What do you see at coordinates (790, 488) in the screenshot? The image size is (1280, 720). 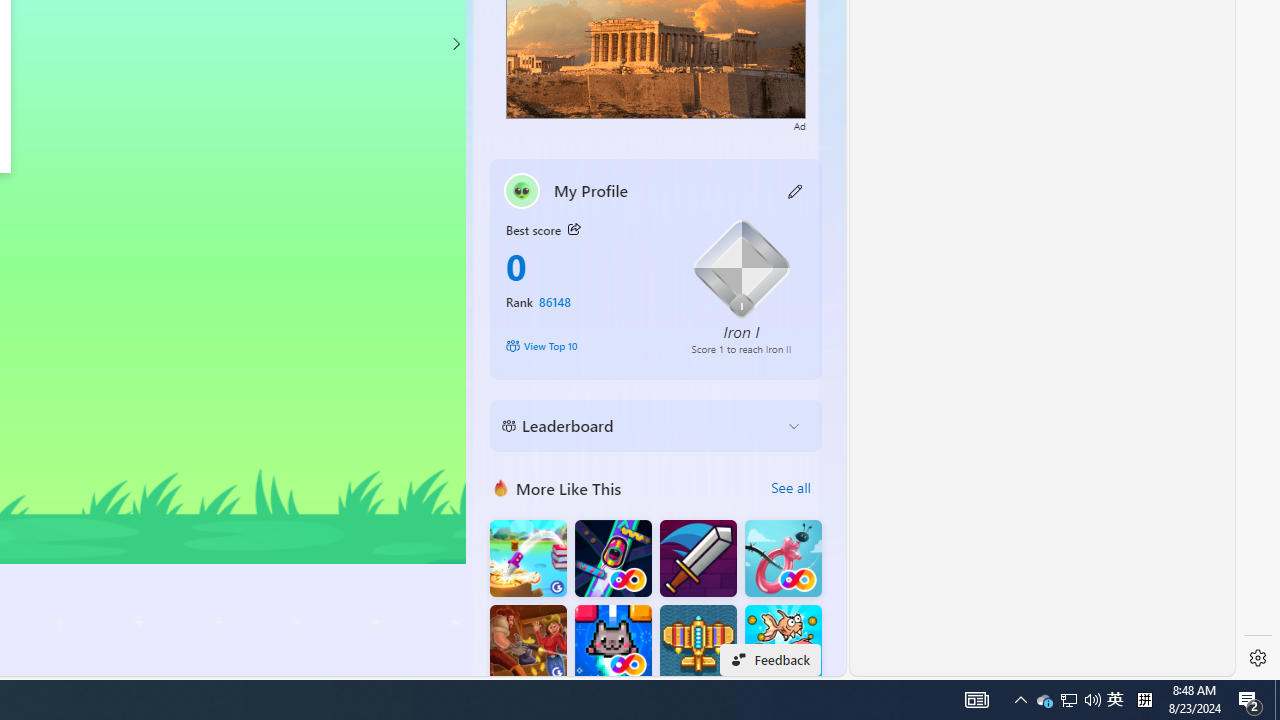 I see `'See all'` at bounding box center [790, 488].